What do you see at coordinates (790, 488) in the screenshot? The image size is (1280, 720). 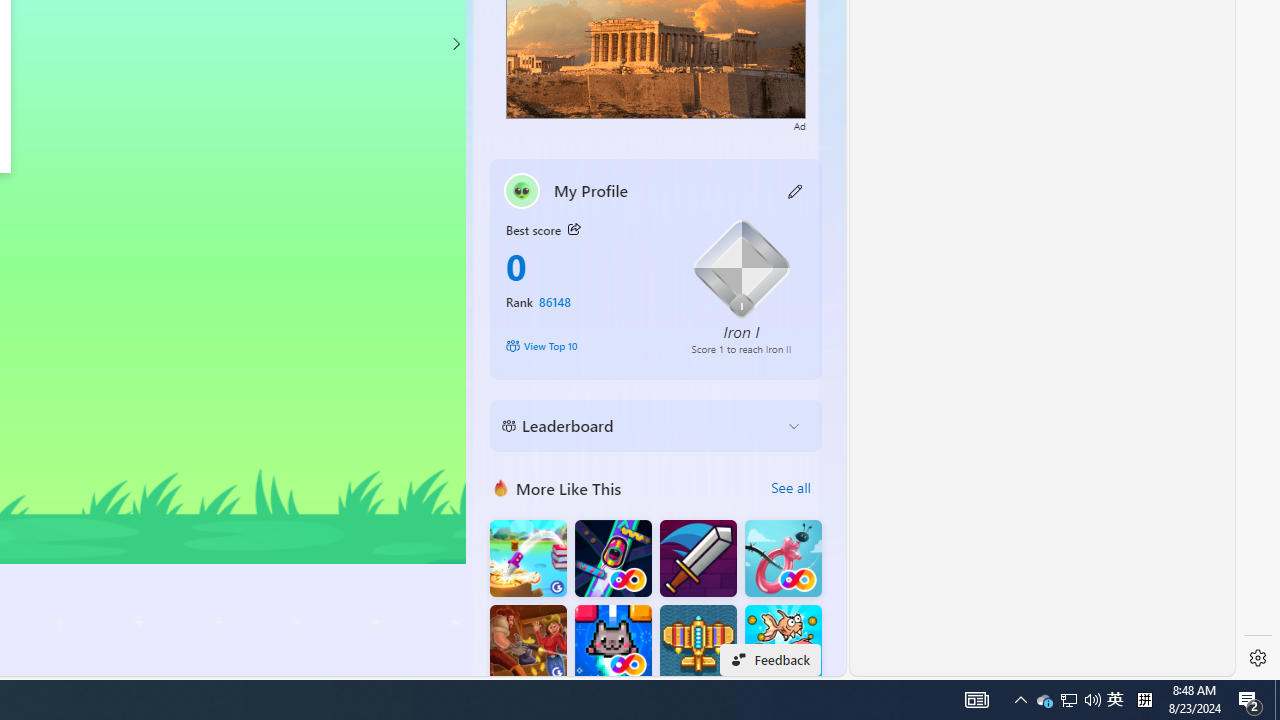 I see `'See all'` at bounding box center [790, 488].